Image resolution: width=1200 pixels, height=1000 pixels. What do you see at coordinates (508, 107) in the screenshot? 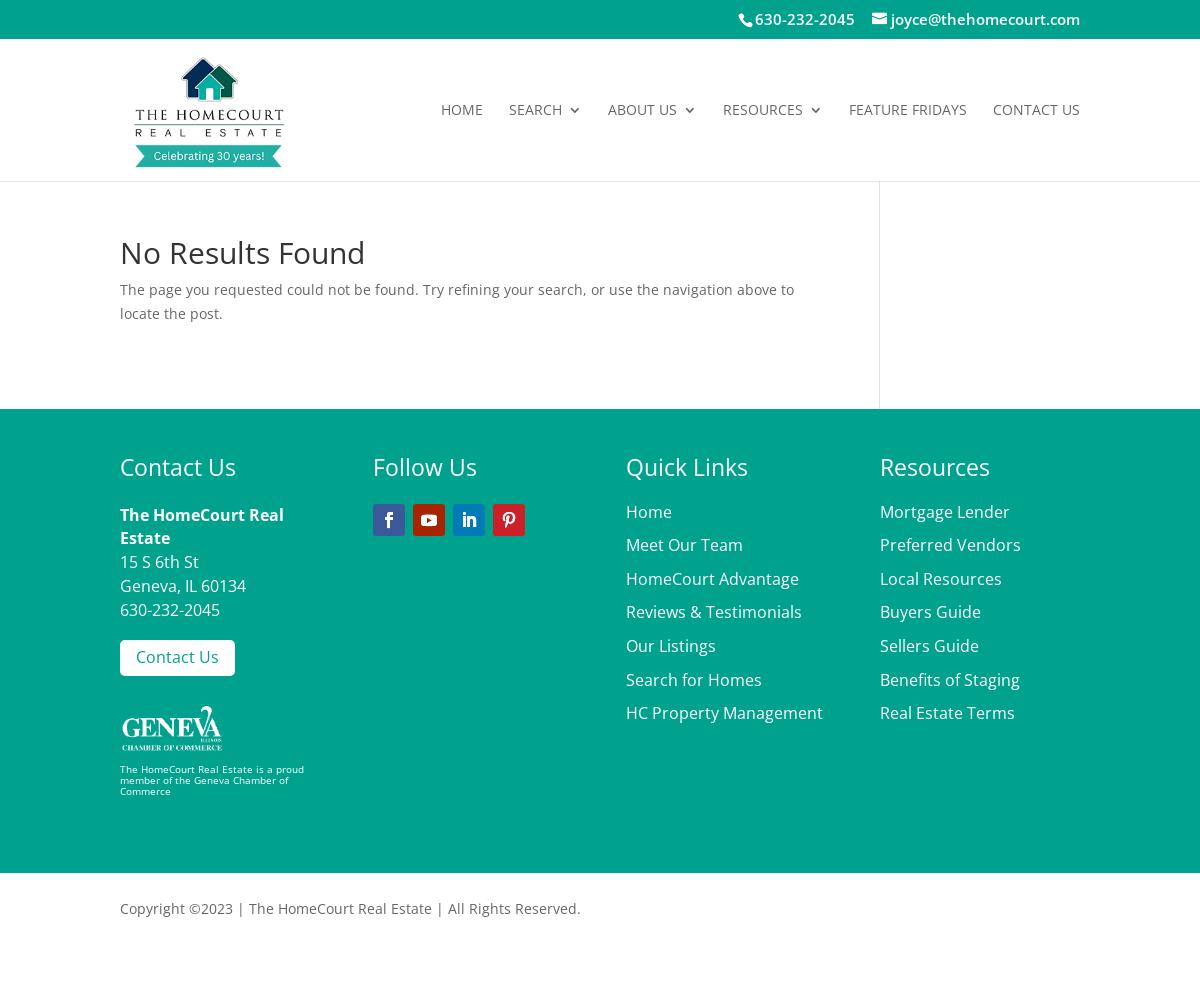
I see `'Search'` at bounding box center [508, 107].